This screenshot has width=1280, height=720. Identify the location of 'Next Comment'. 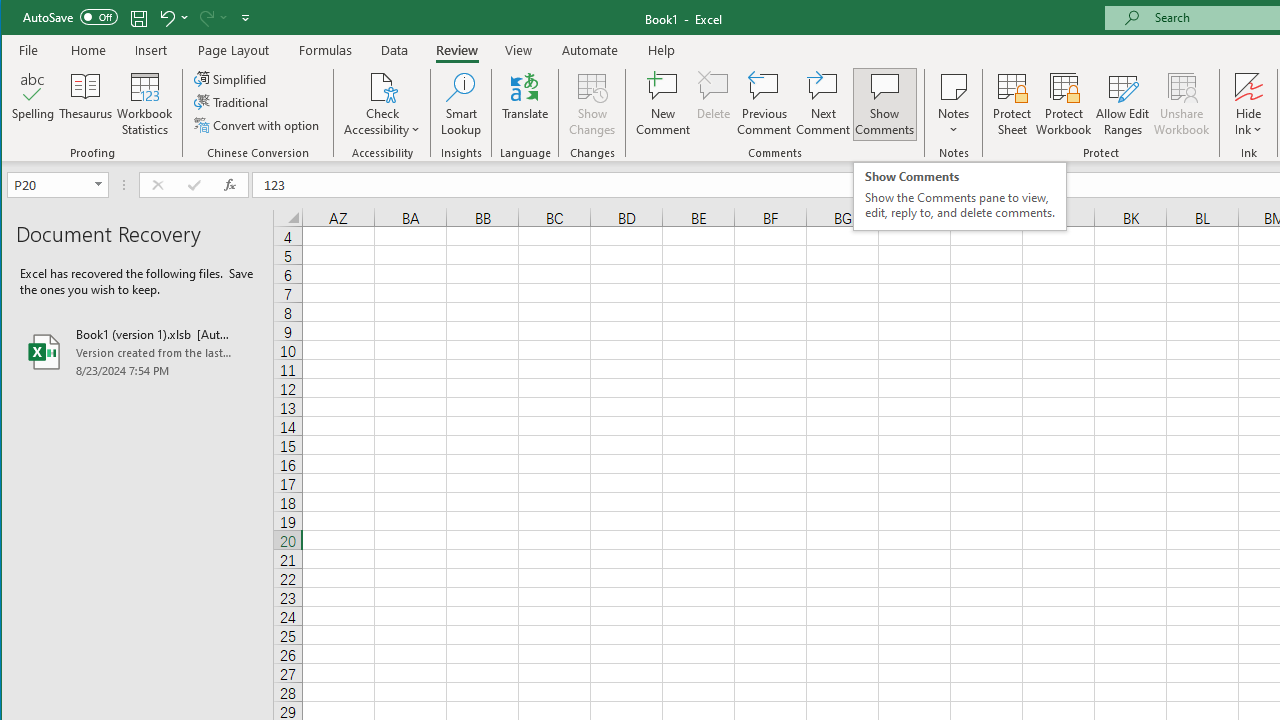
(823, 104).